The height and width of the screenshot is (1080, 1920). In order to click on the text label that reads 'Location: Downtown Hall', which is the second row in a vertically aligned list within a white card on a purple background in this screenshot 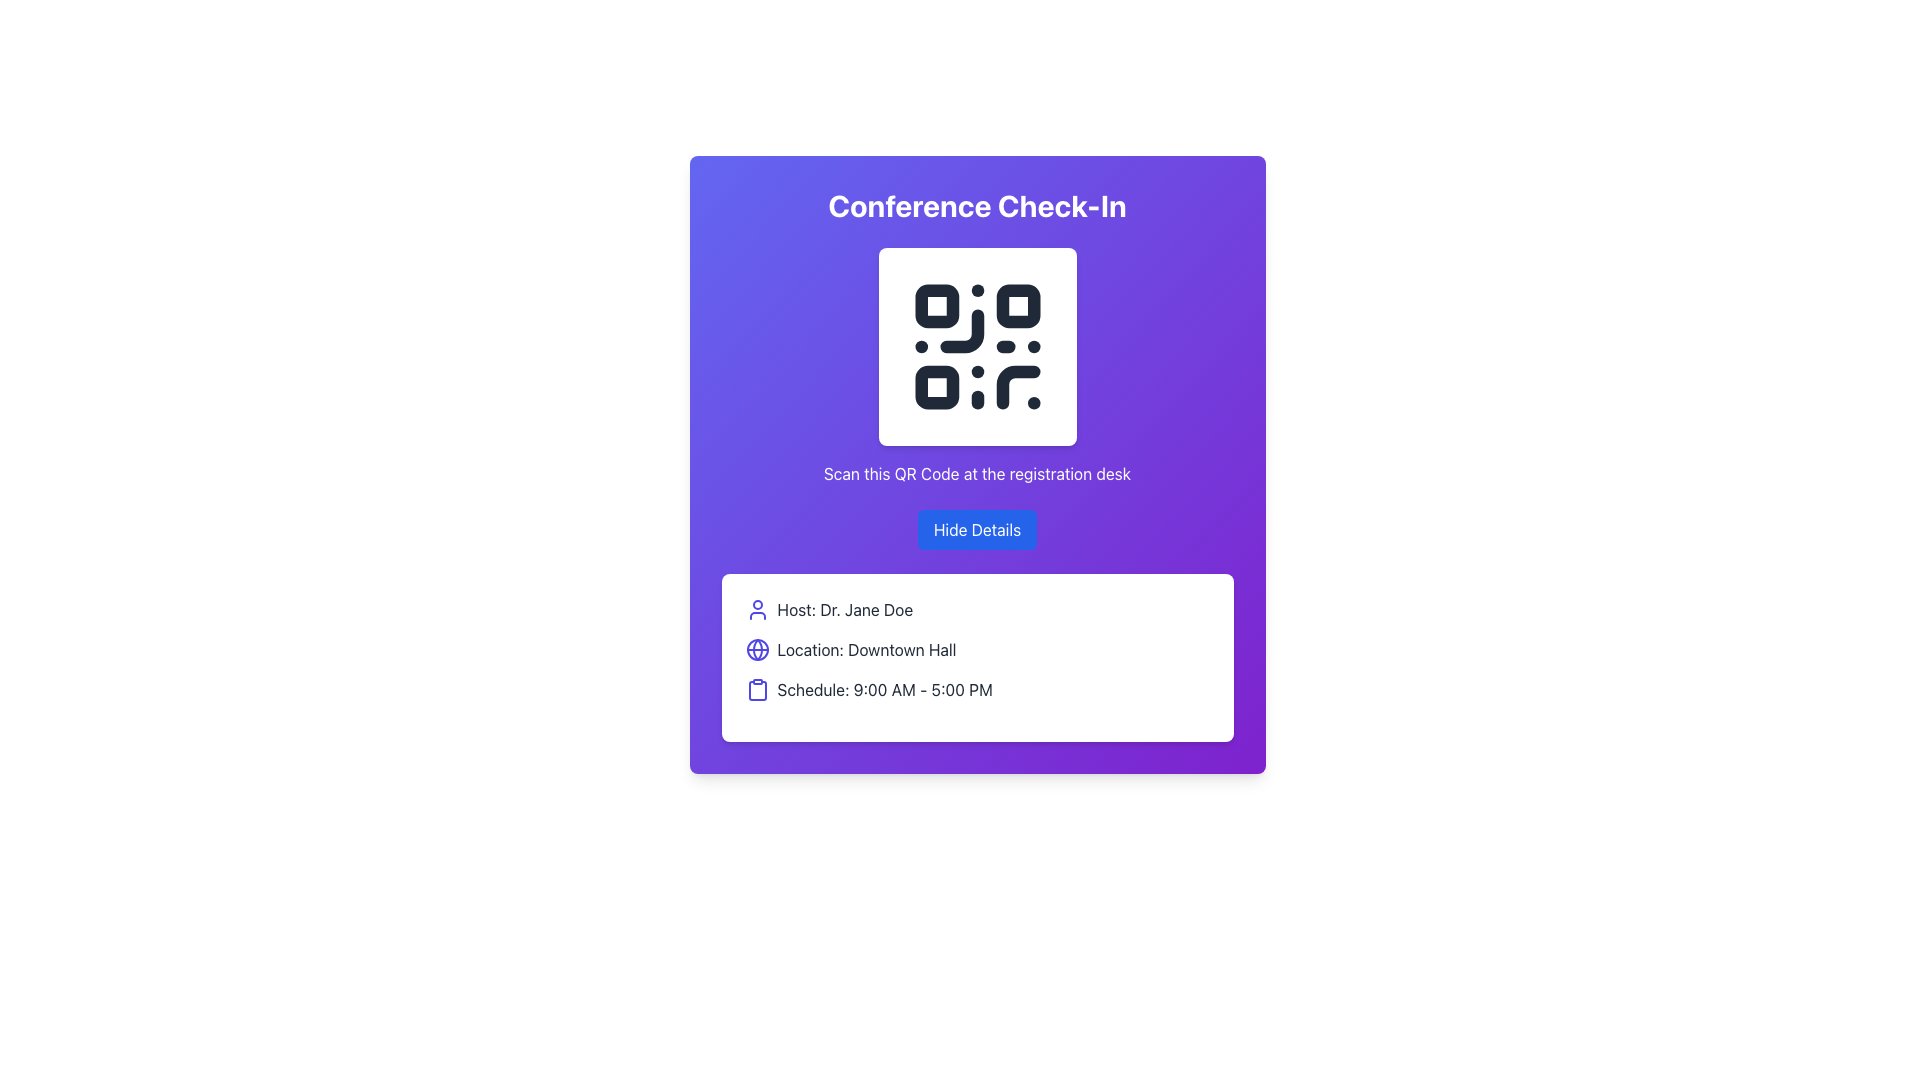, I will do `click(866, 650)`.